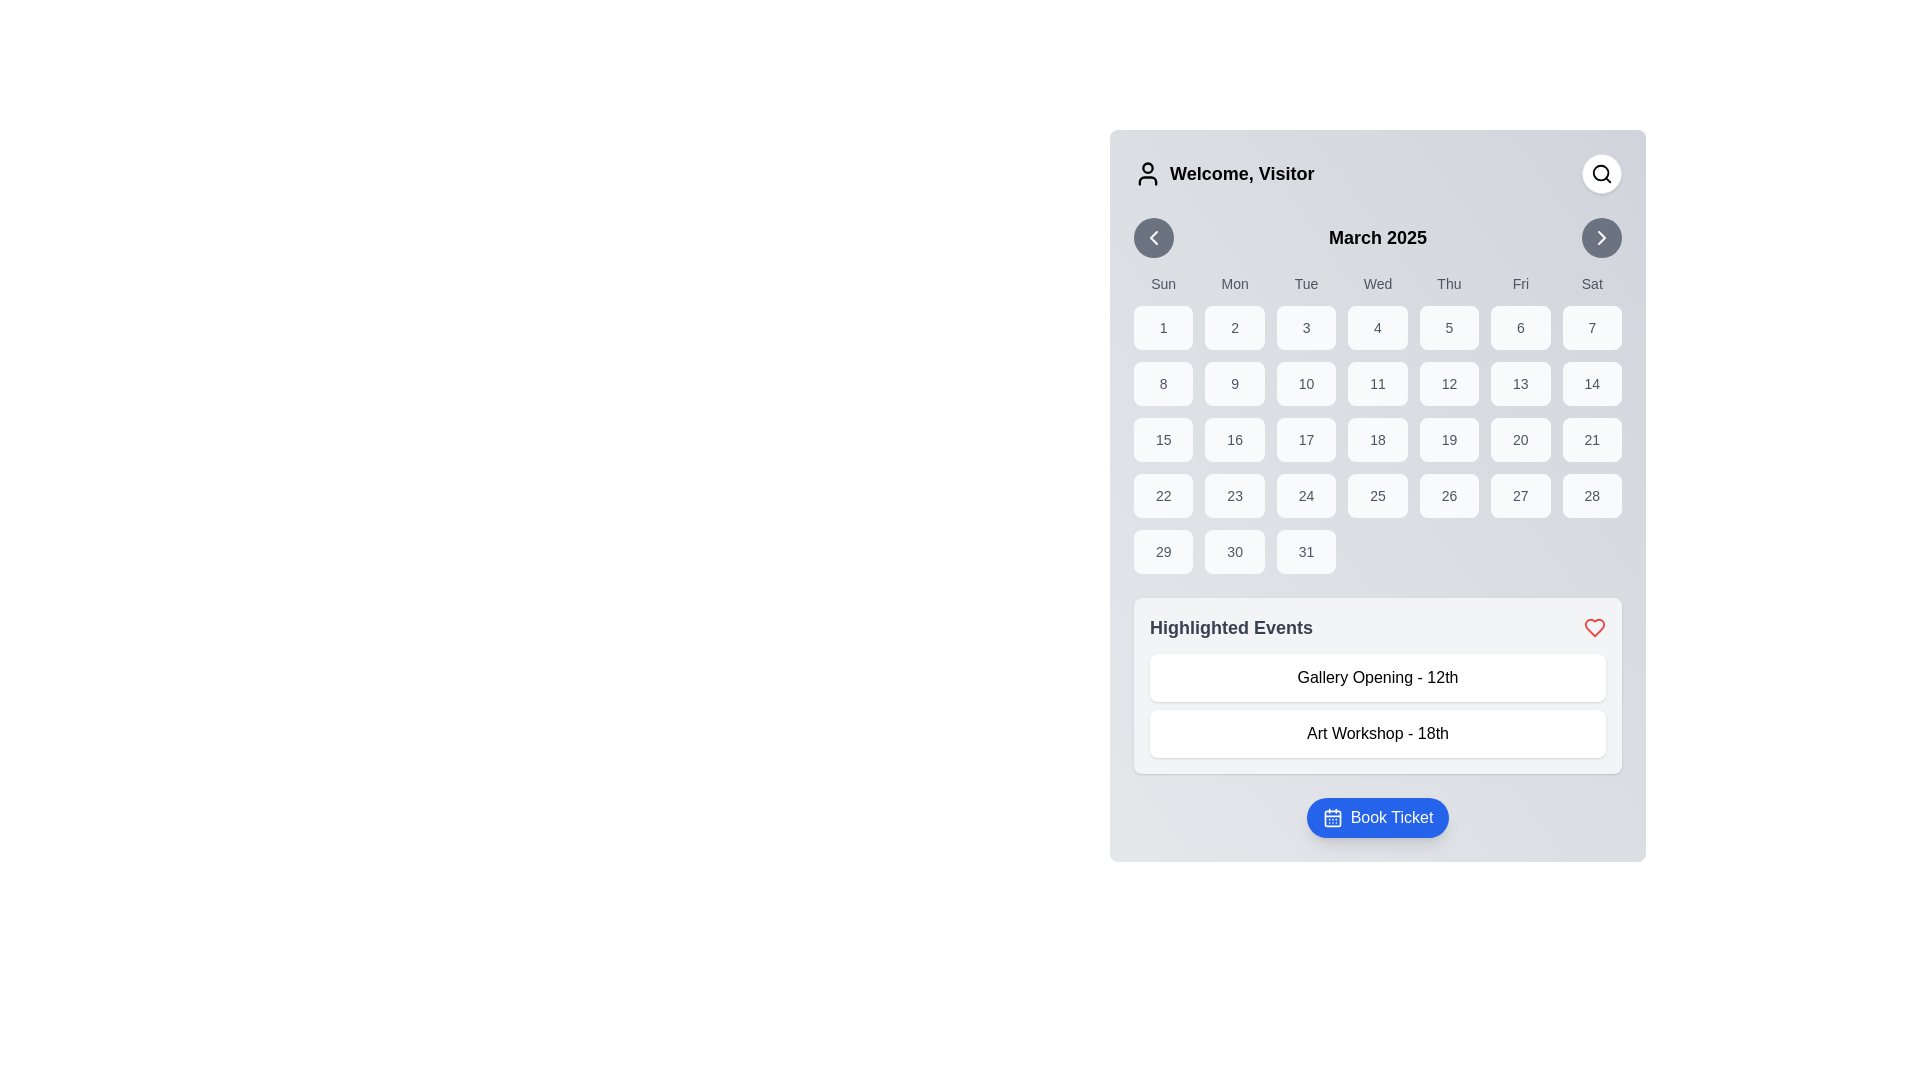  Describe the element at coordinates (1520, 384) in the screenshot. I see `the rounded rectangular button labeled '13' in the calendar grid` at that location.